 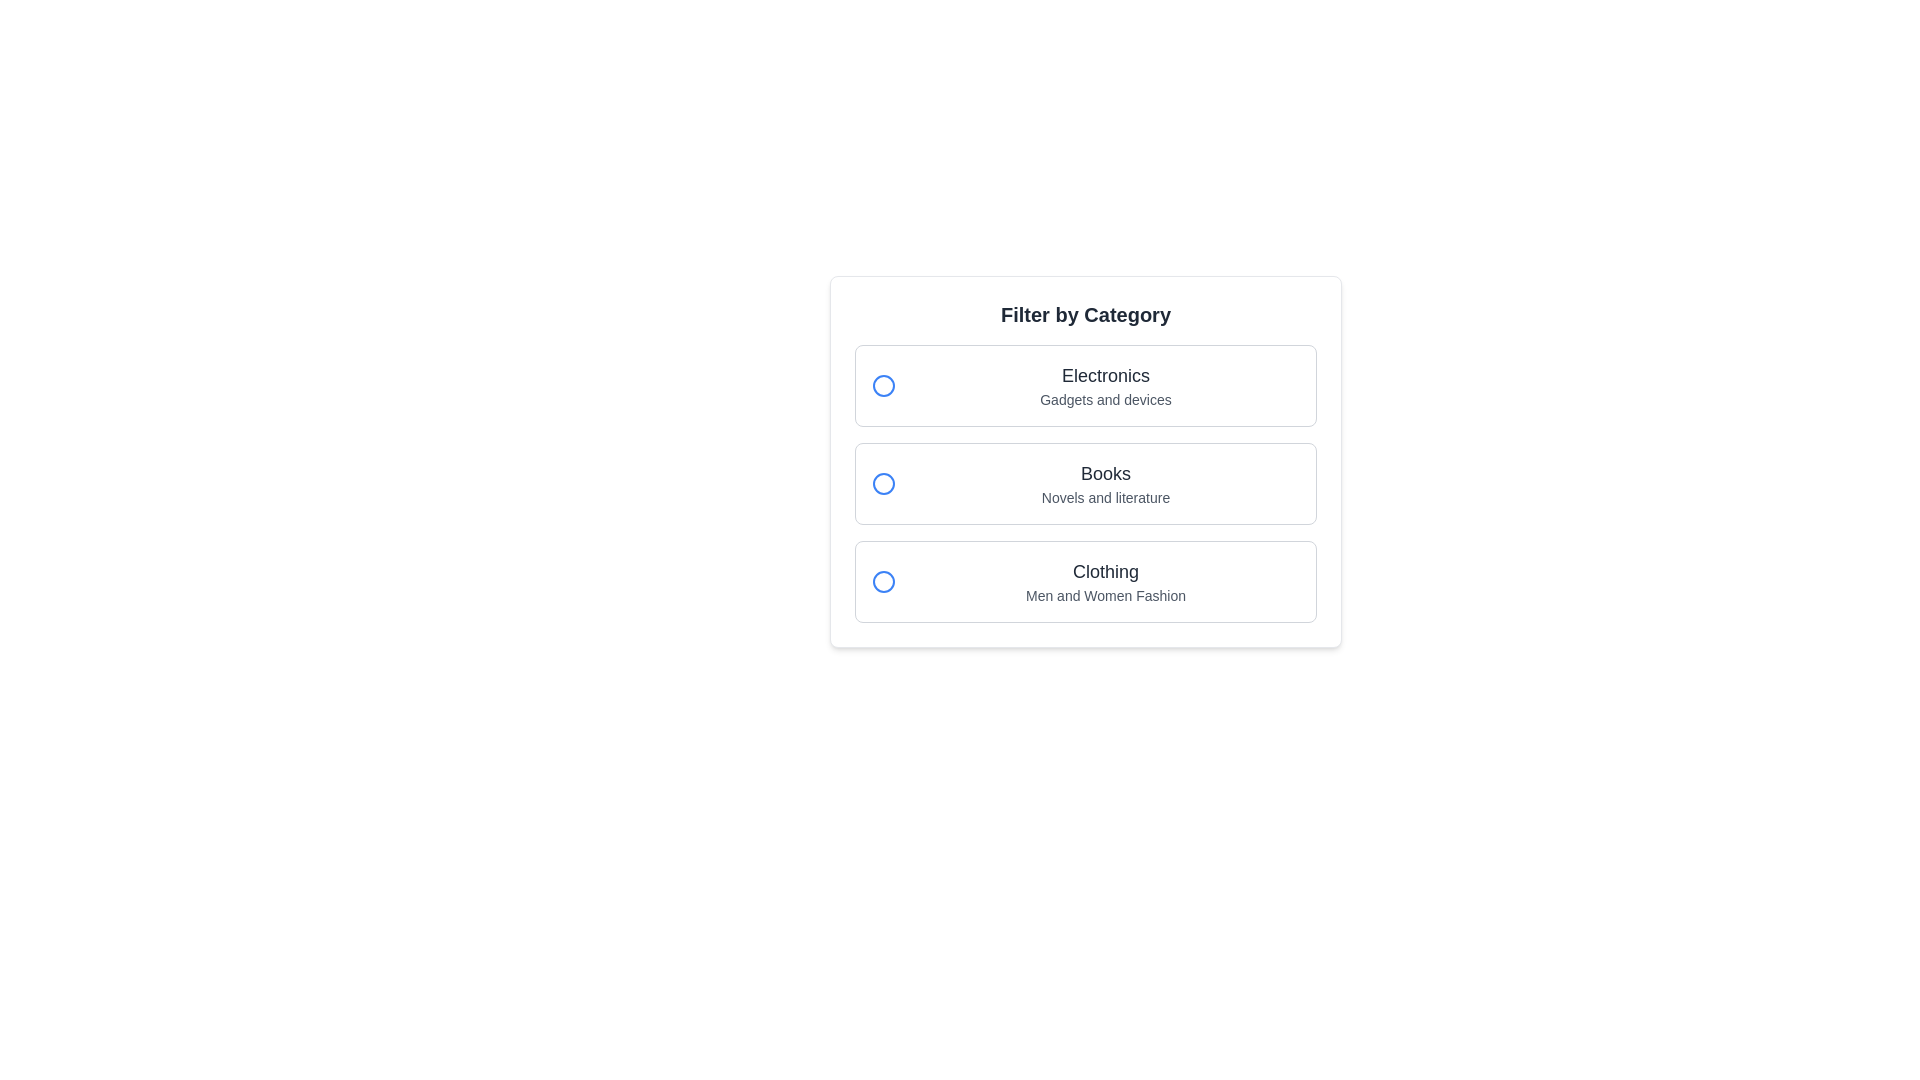 What do you see at coordinates (882, 483) in the screenshot?
I see `the radio button for selecting the category 'Books', located in the second card of a vertical list with the heading 'Books' and subtext 'Novels and literature', to trigger tooltip or visual feedback` at bounding box center [882, 483].